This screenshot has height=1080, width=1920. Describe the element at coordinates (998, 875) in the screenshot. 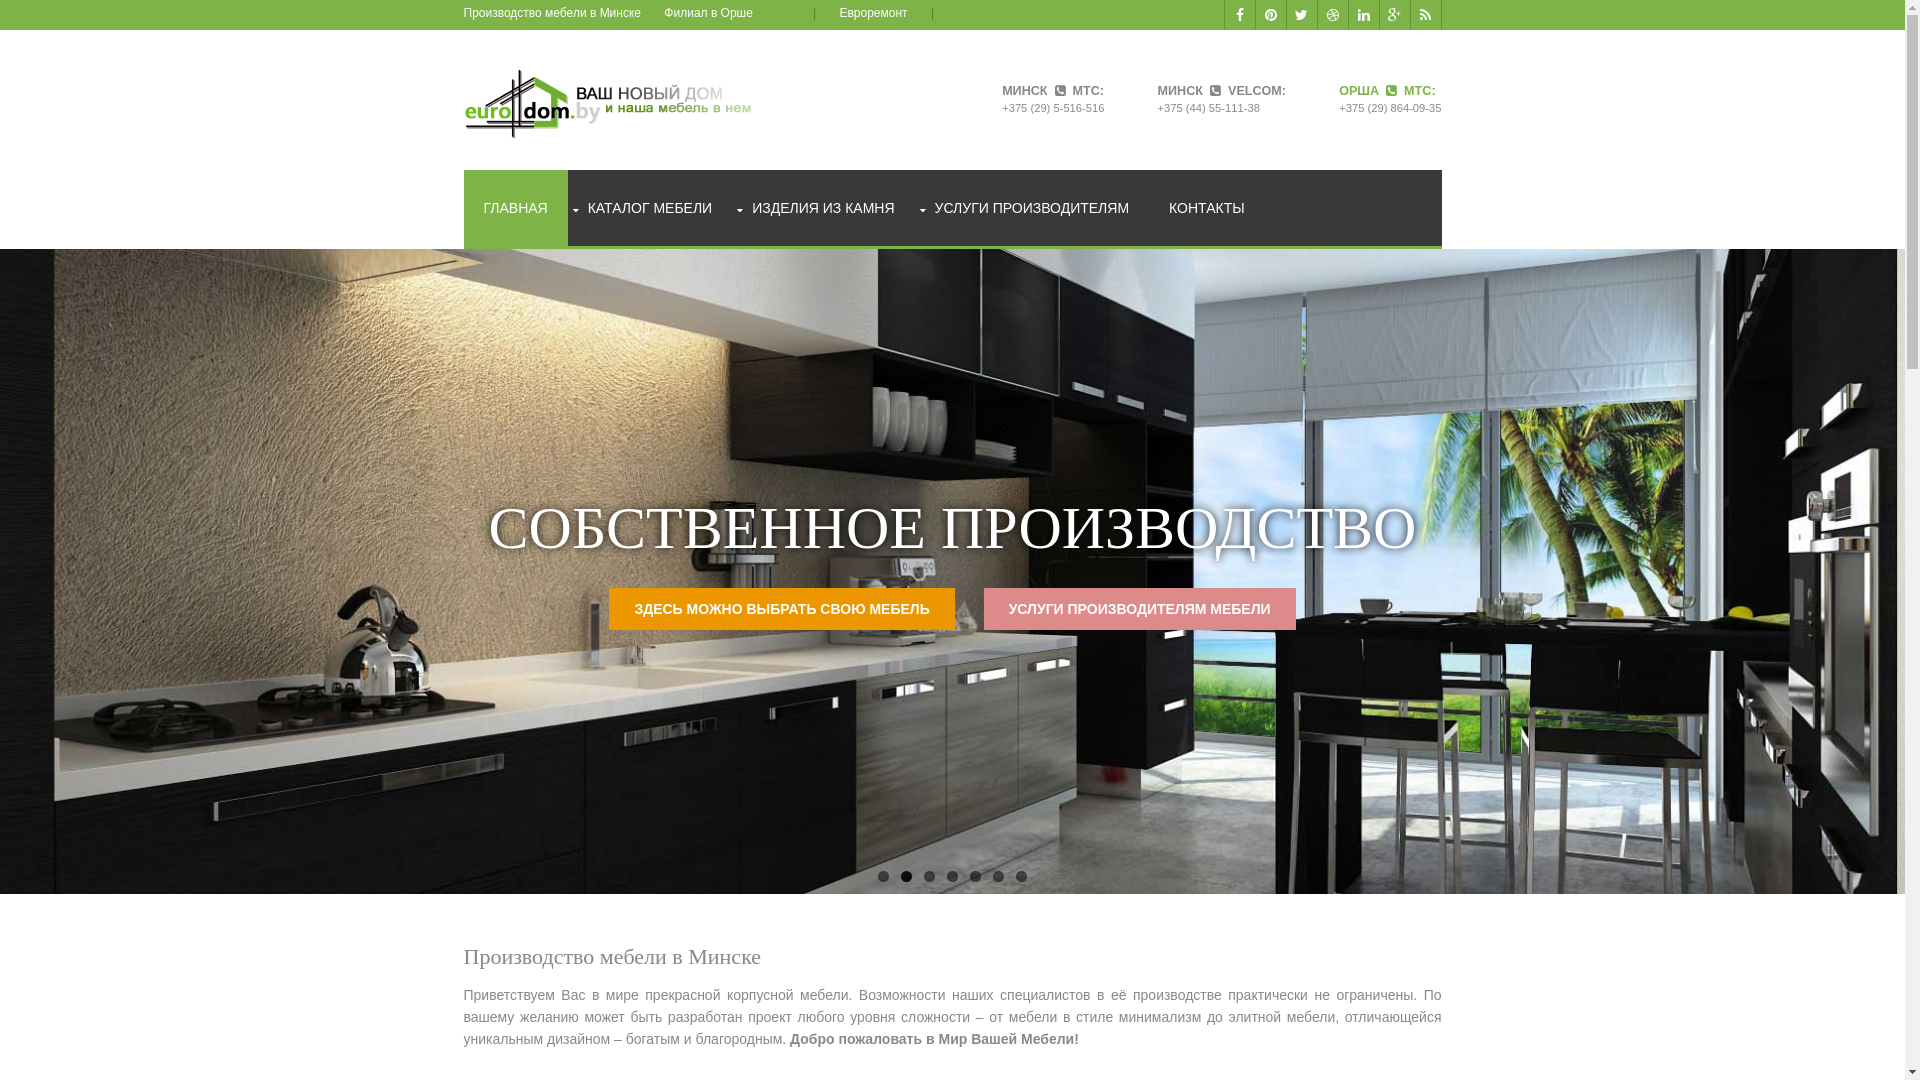

I see `'6'` at that location.